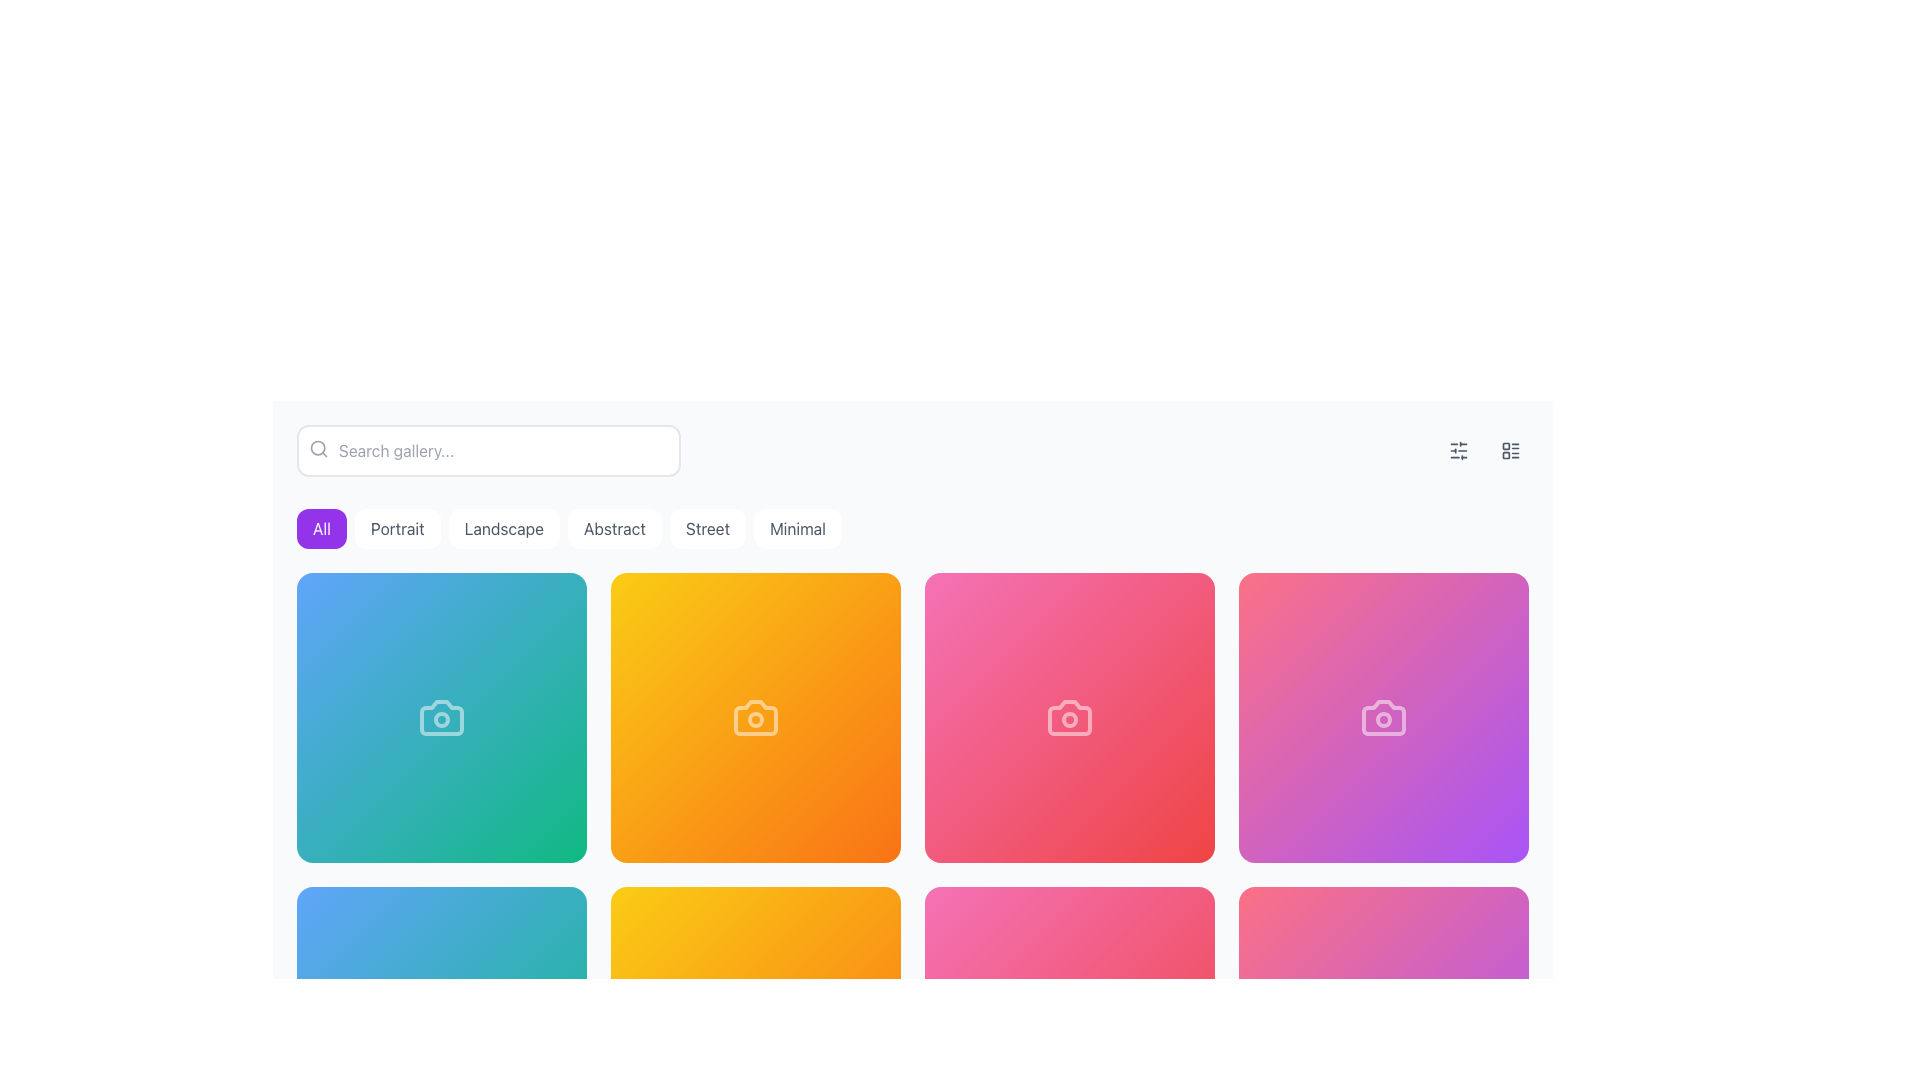  Describe the element at coordinates (1069, 716) in the screenshot. I see `the white camera icon located within the pink rectangular tile in the second row and third column of the grid` at that location.